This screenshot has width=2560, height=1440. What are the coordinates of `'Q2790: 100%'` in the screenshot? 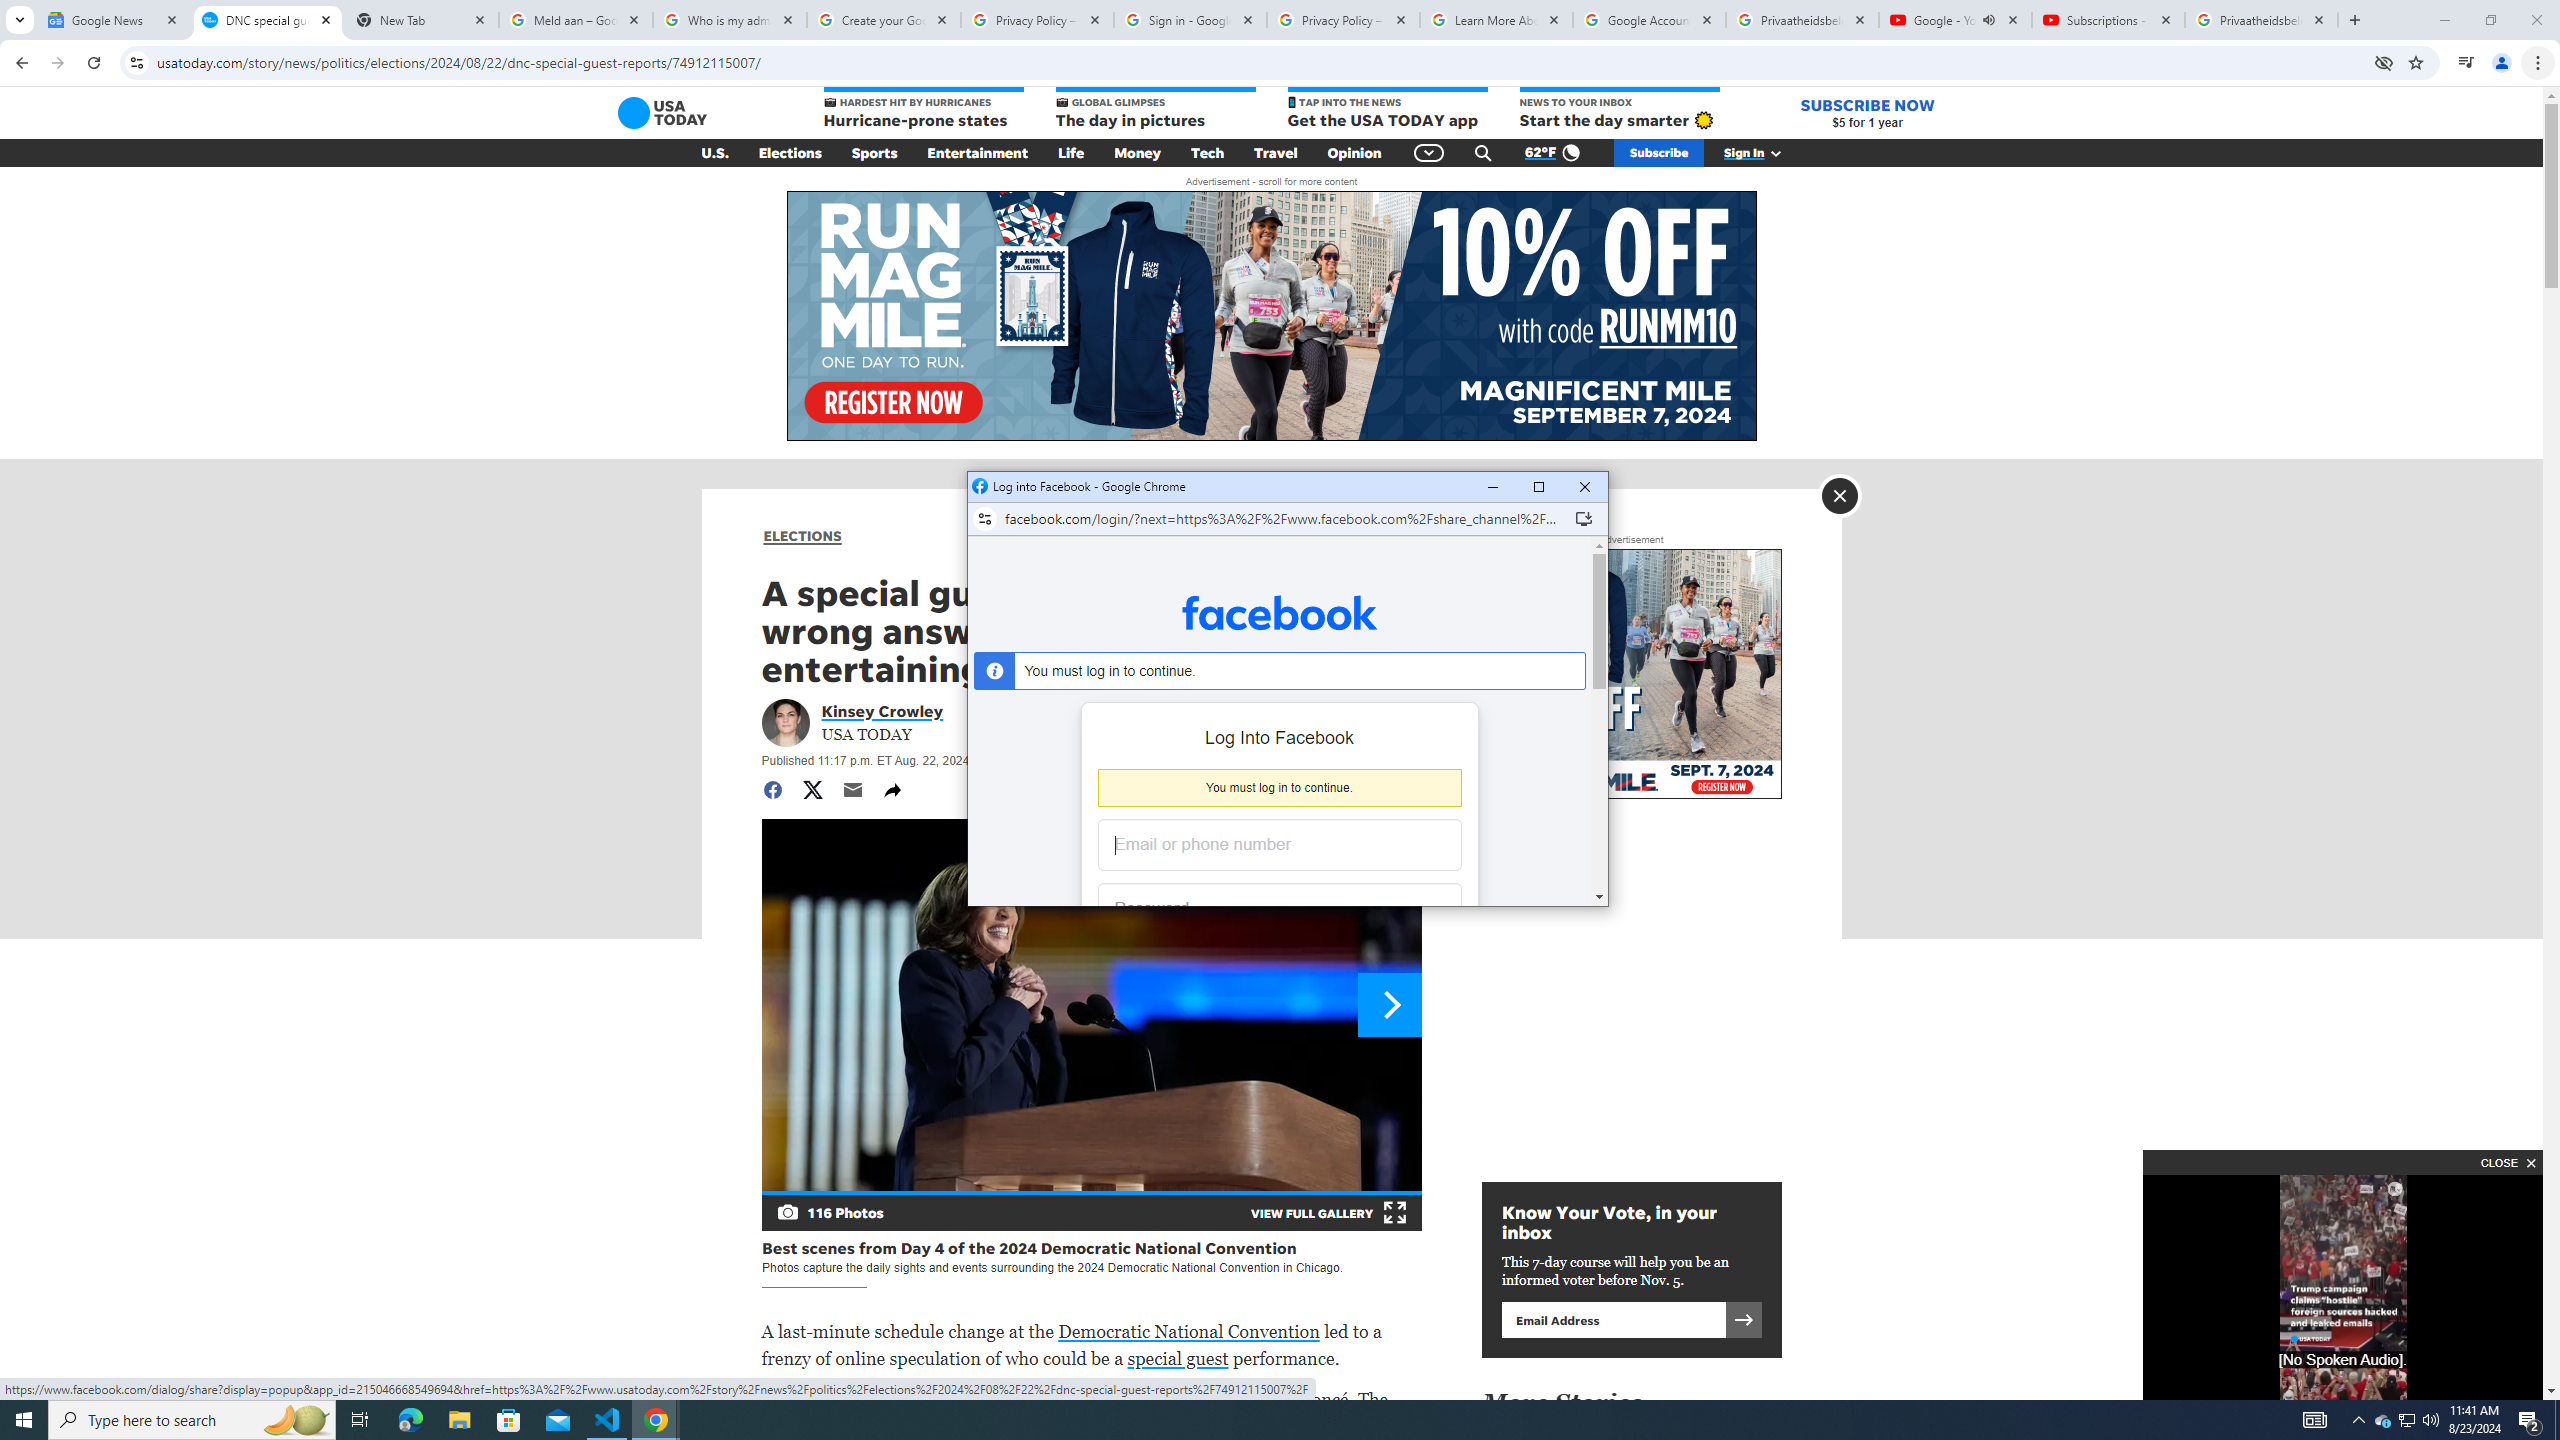 It's located at (2382, 1418).